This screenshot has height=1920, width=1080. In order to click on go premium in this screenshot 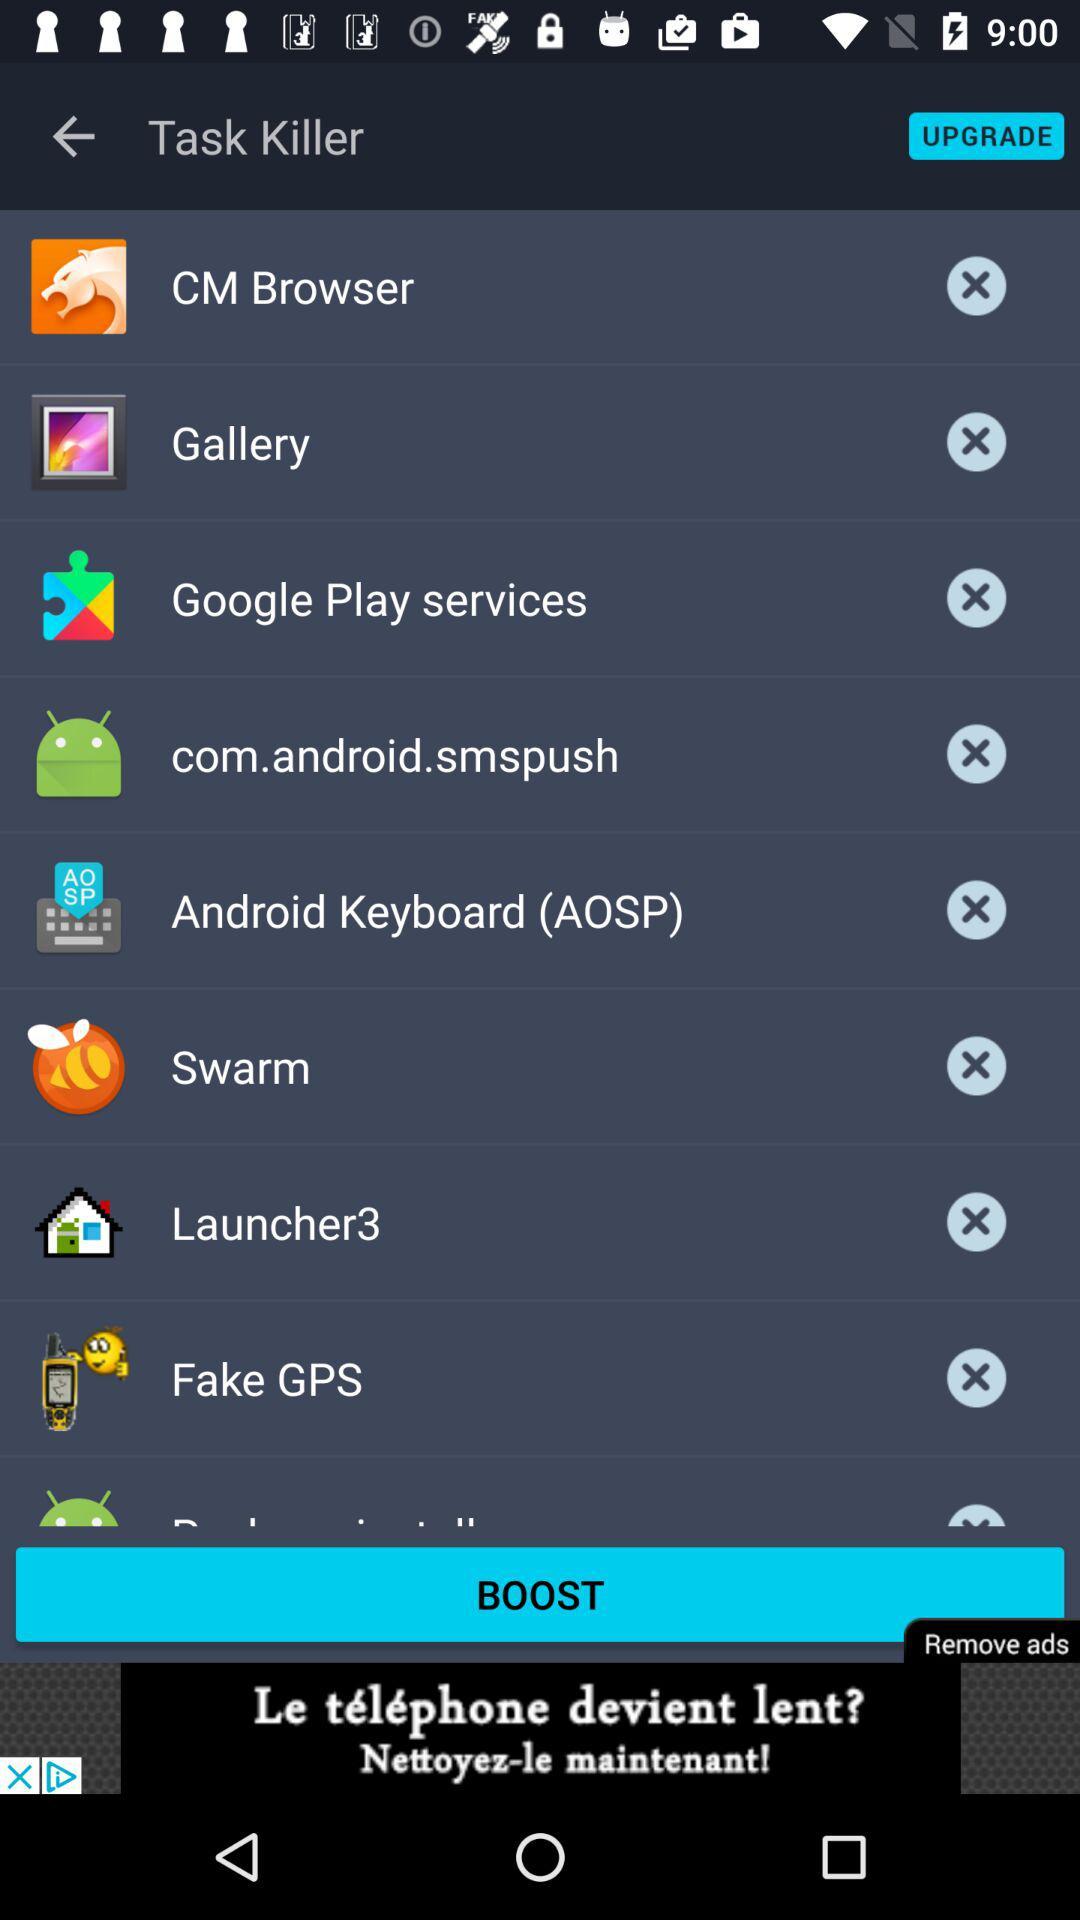, I will do `click(977, 1627)`.